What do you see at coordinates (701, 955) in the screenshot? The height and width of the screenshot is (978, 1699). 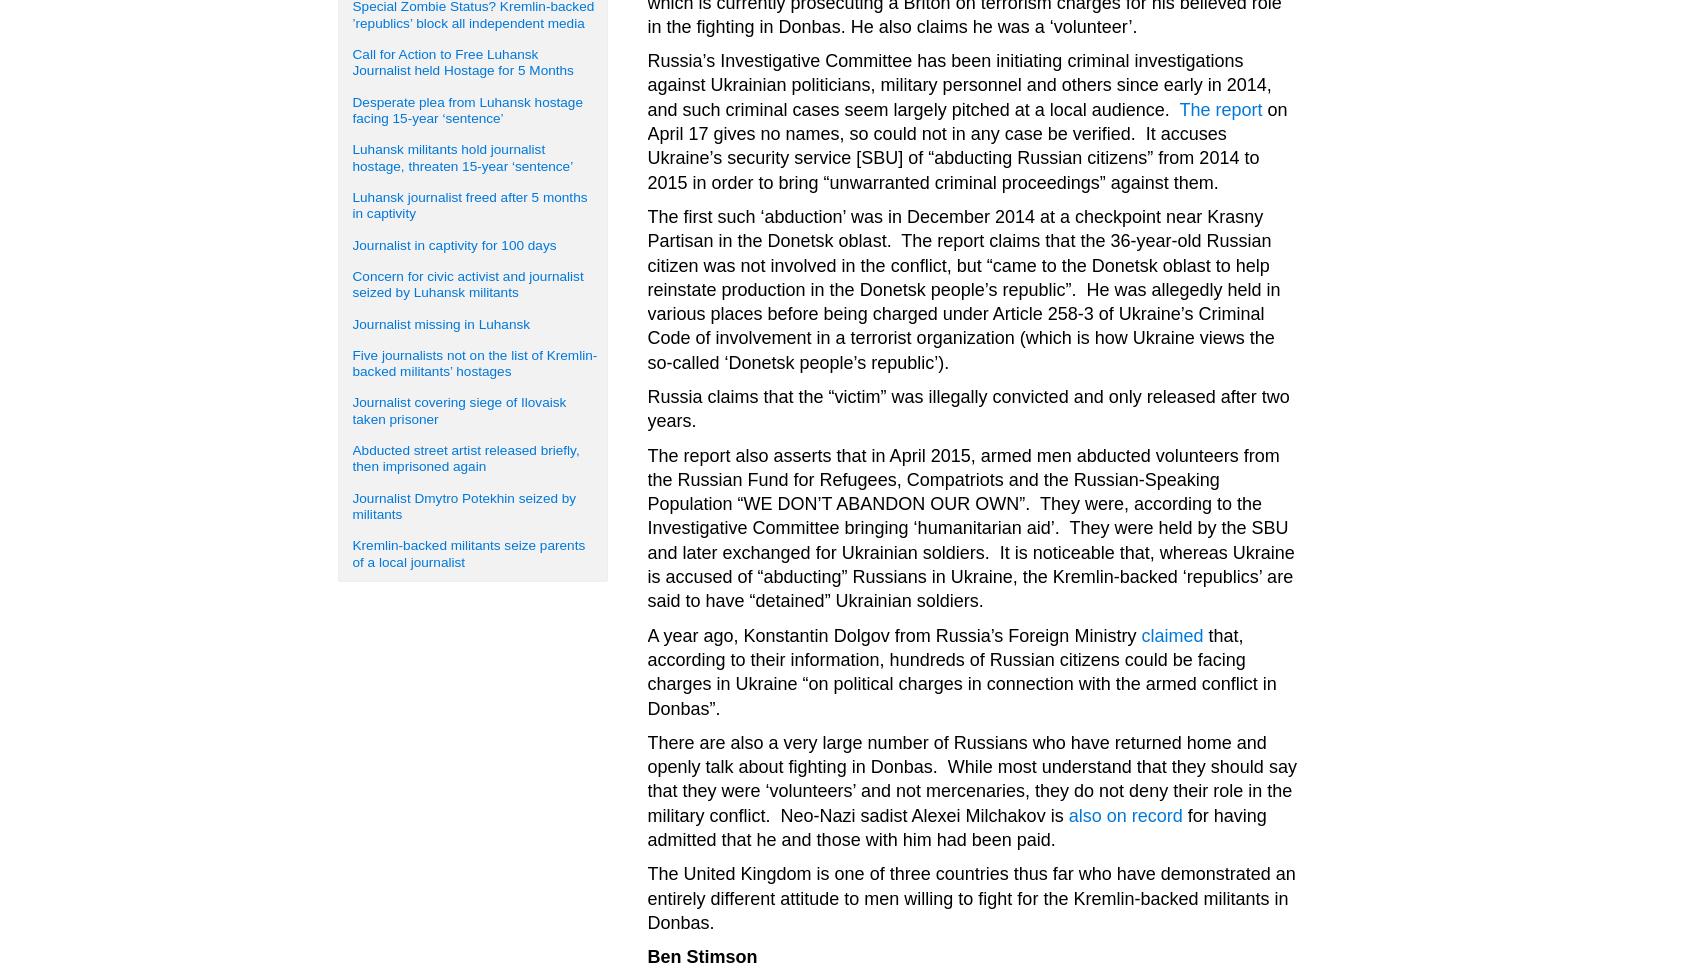 I see `'Ben Stimson'` at bounding box center [701, 955].